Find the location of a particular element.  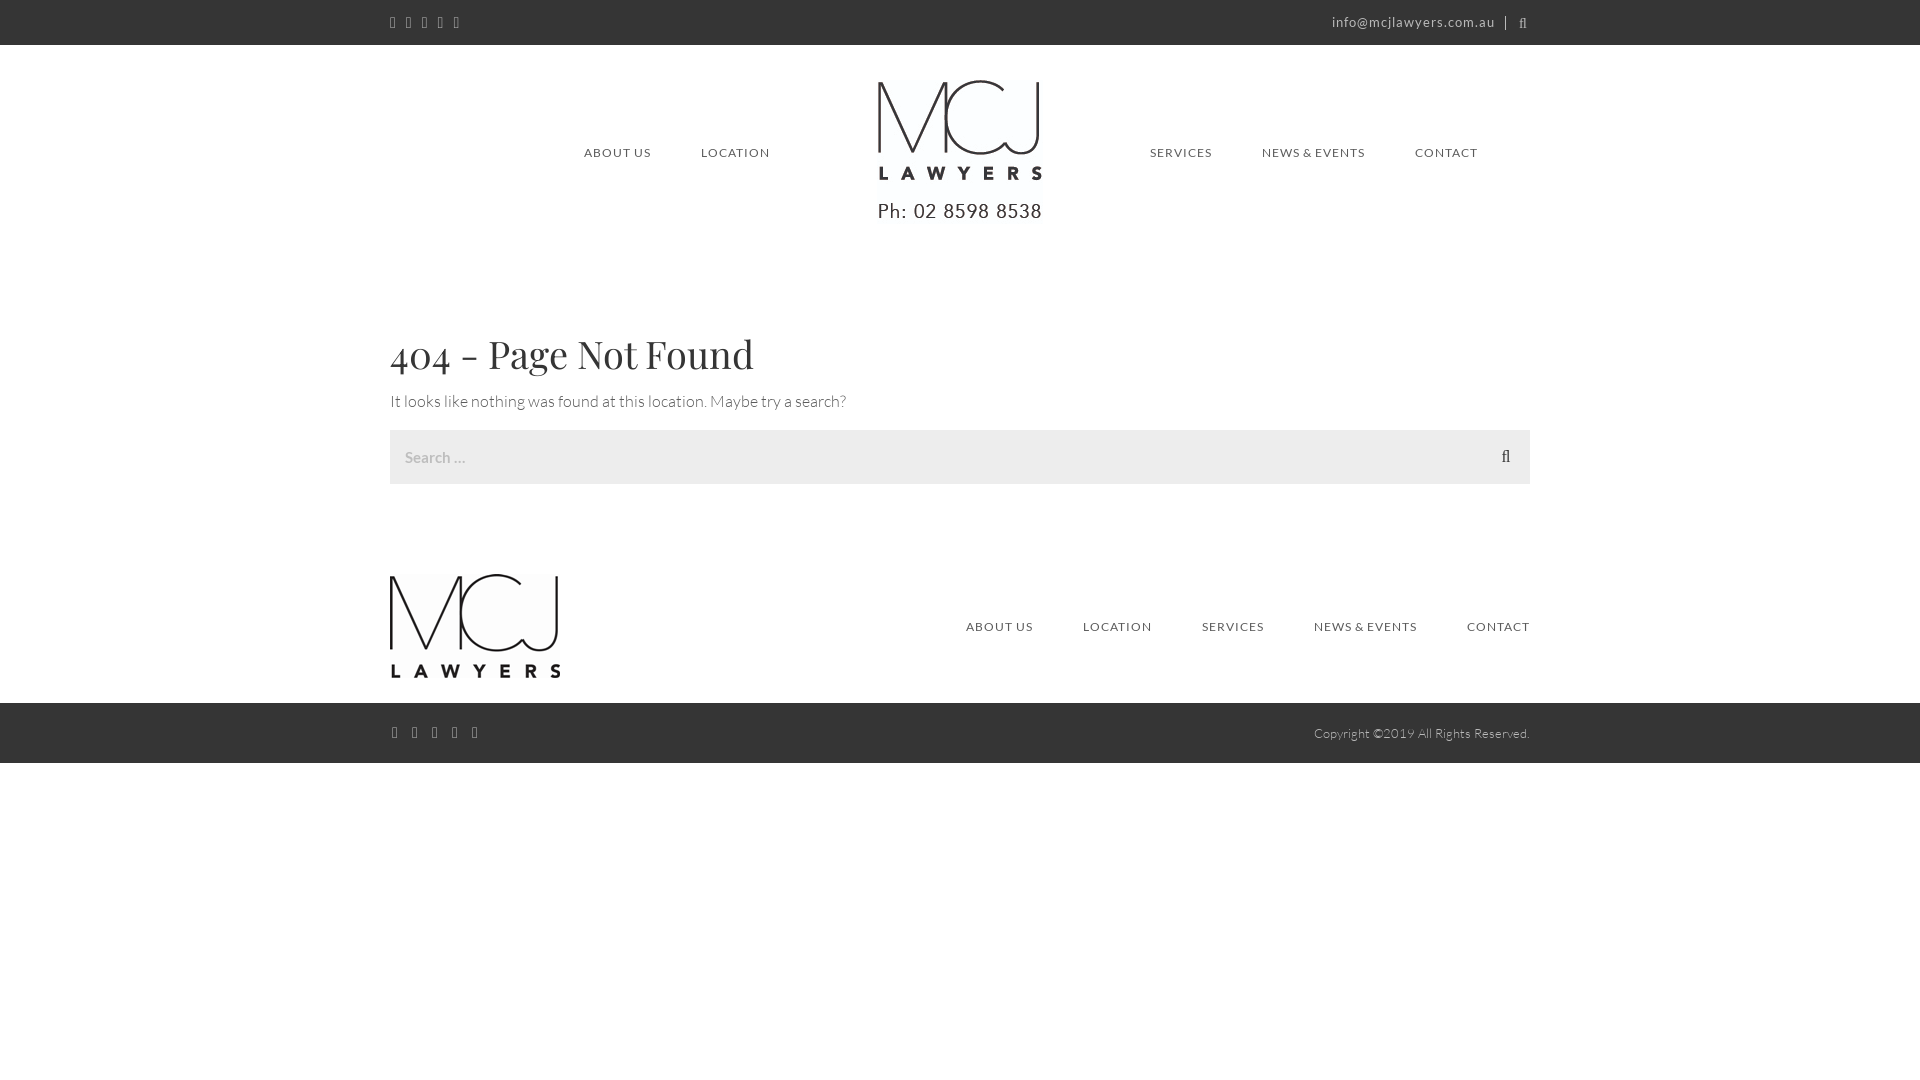

'CONTACT' is located at coordinates (1467, 626).